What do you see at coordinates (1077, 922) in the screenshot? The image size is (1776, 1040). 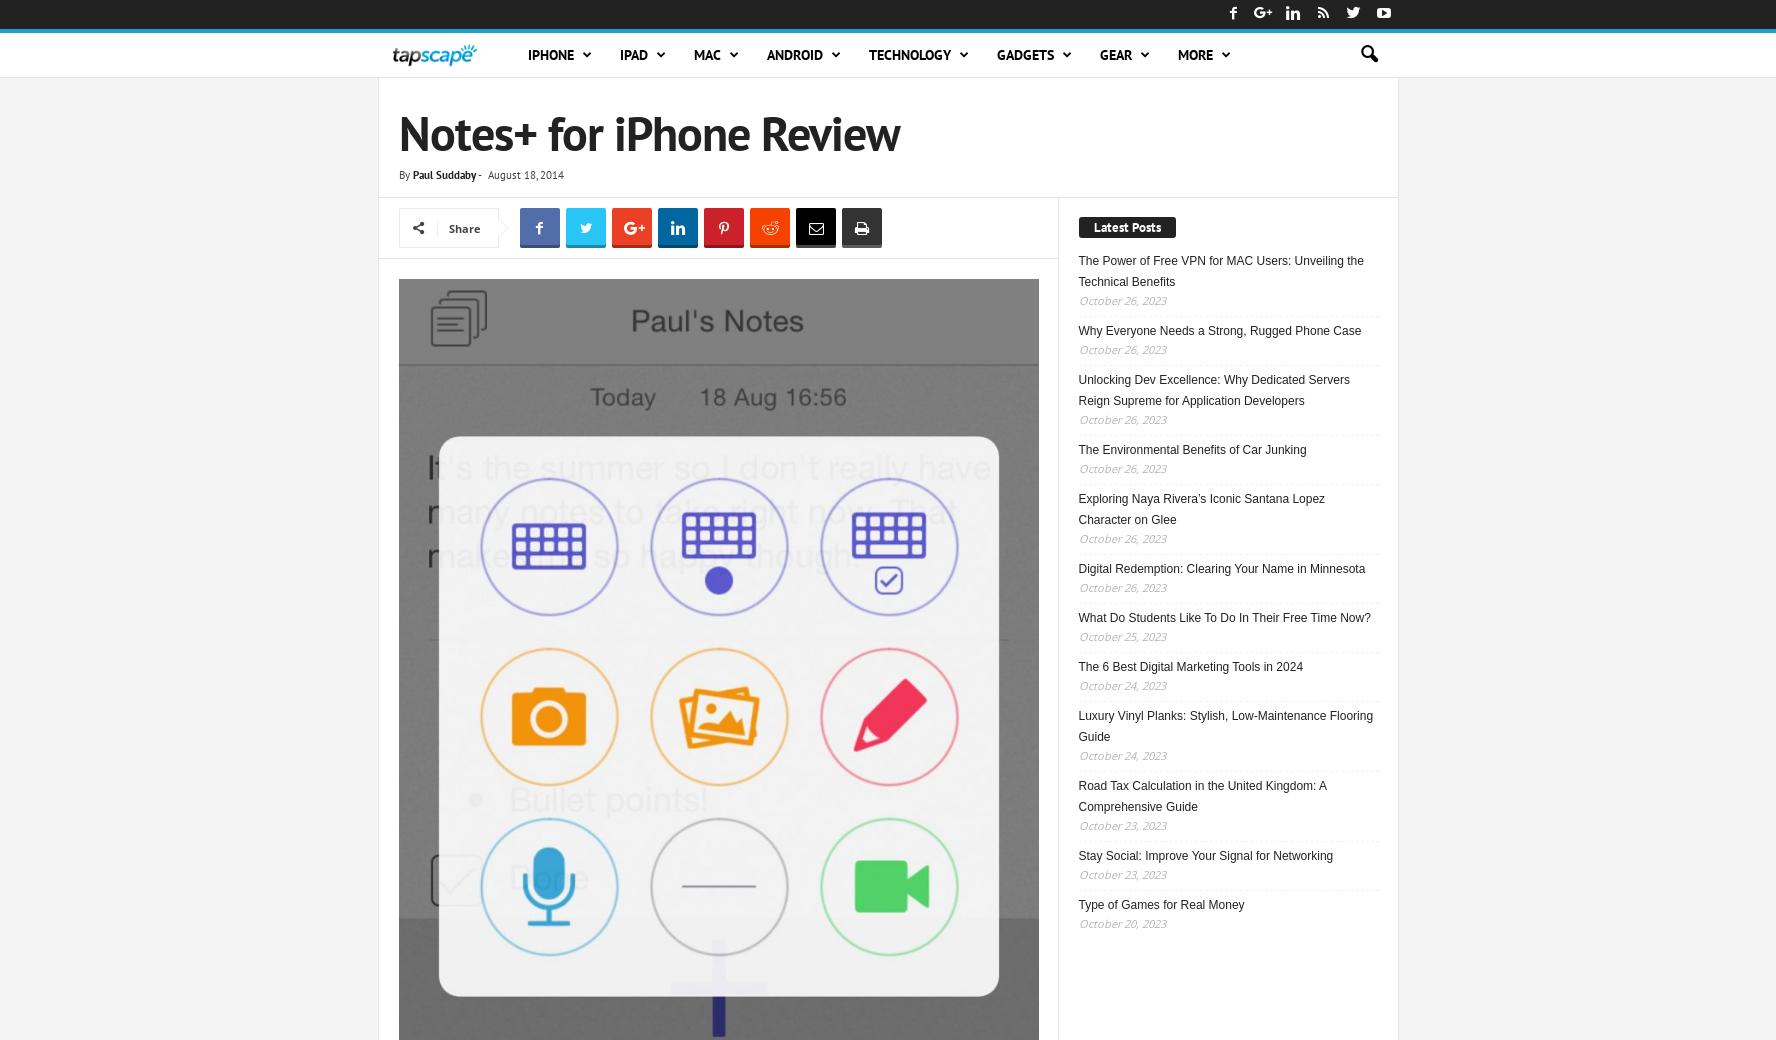 I see `'October 20, 2023'` at bounding box center [1077, 922].